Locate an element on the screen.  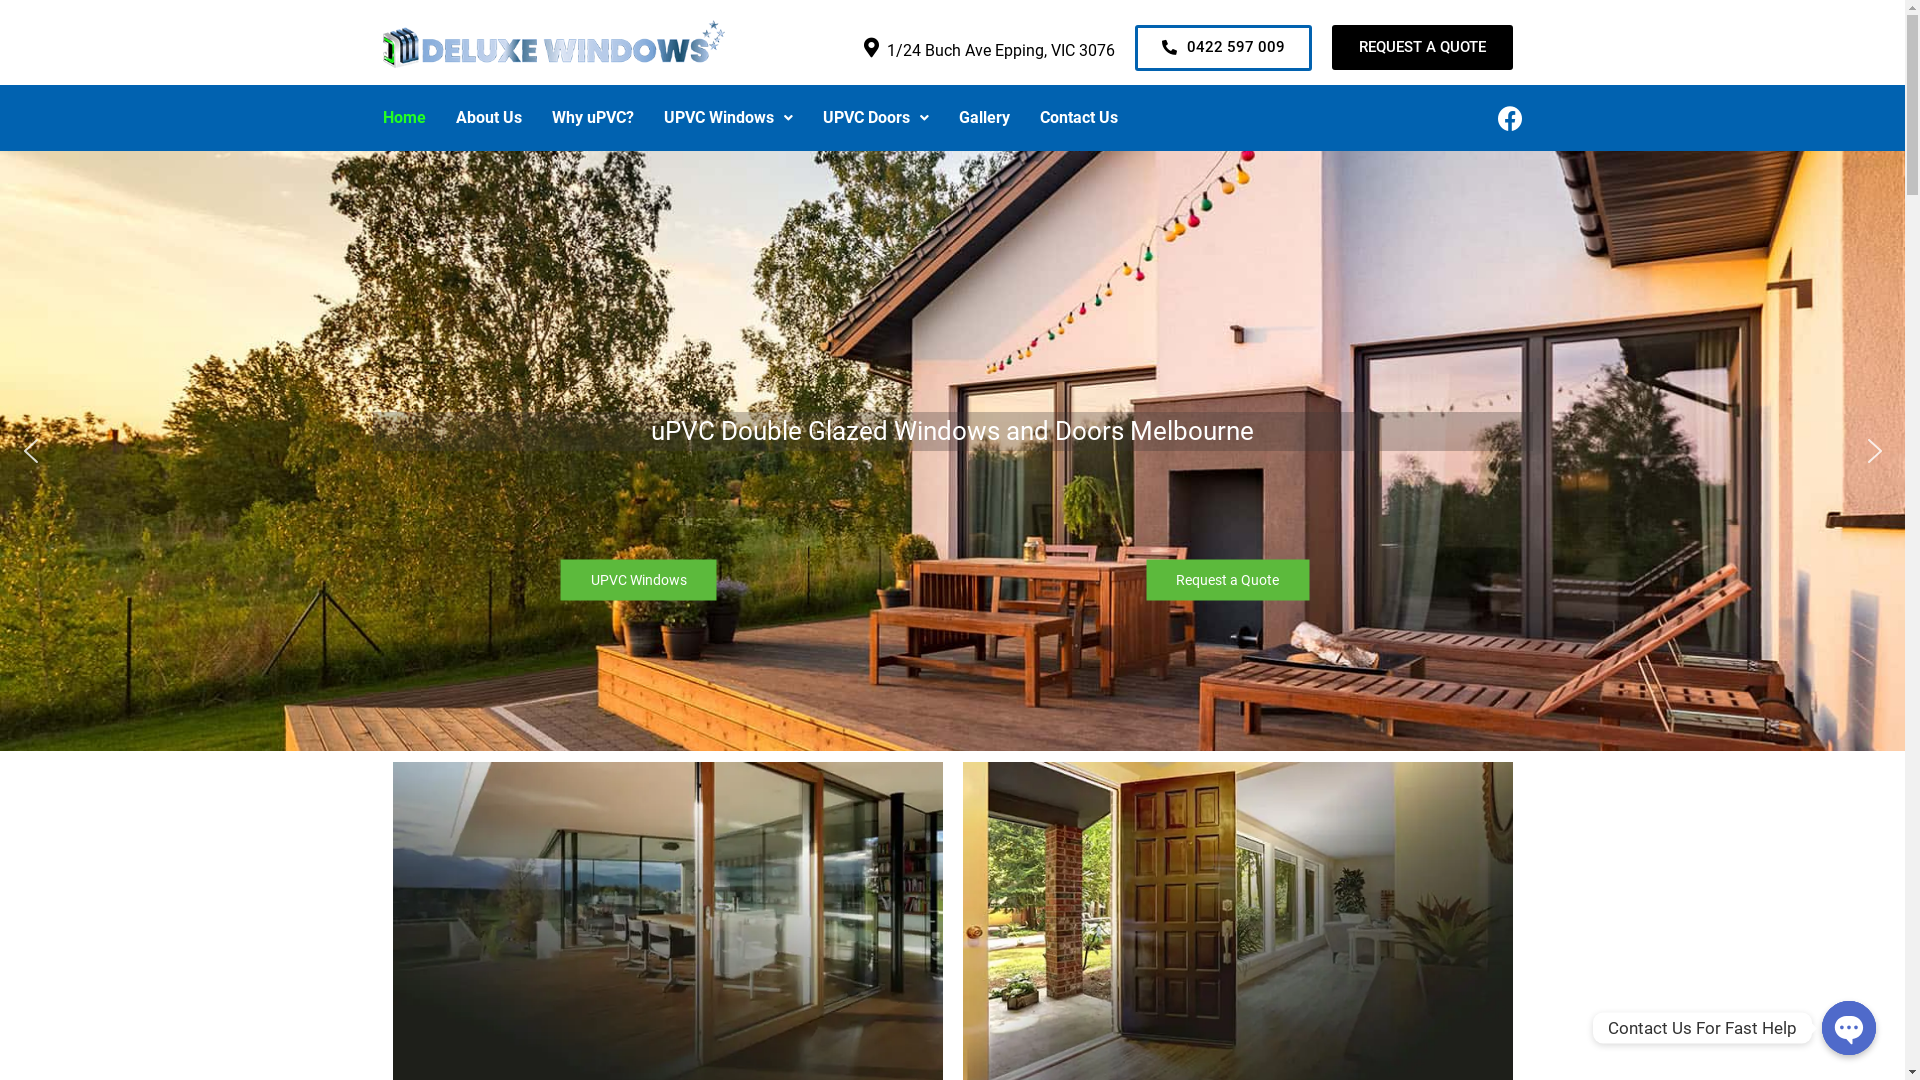
'Home' is located at coordinates (368, 118).